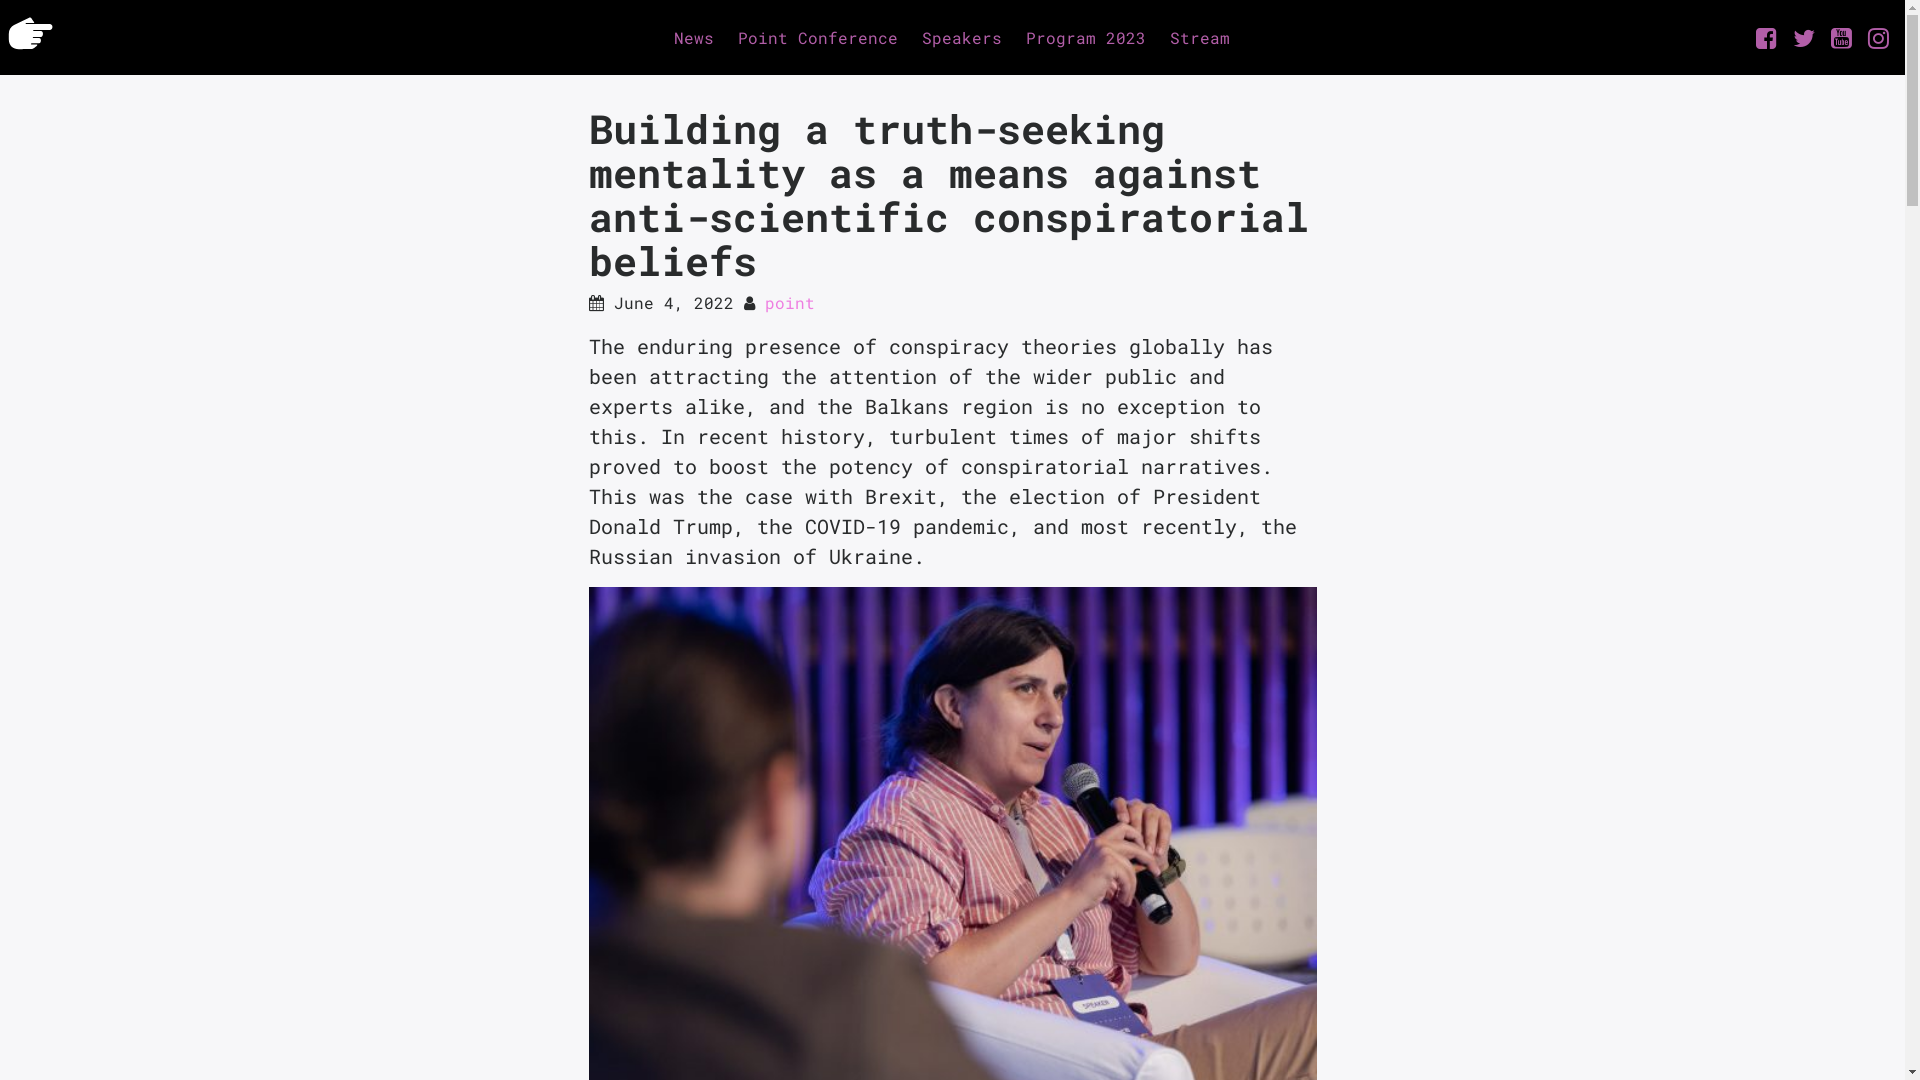 This screenshot has width=1920, height=1080. Describe the element at coordinates (1840, 38) in the screenshot. I see `'youtube'` at that location.